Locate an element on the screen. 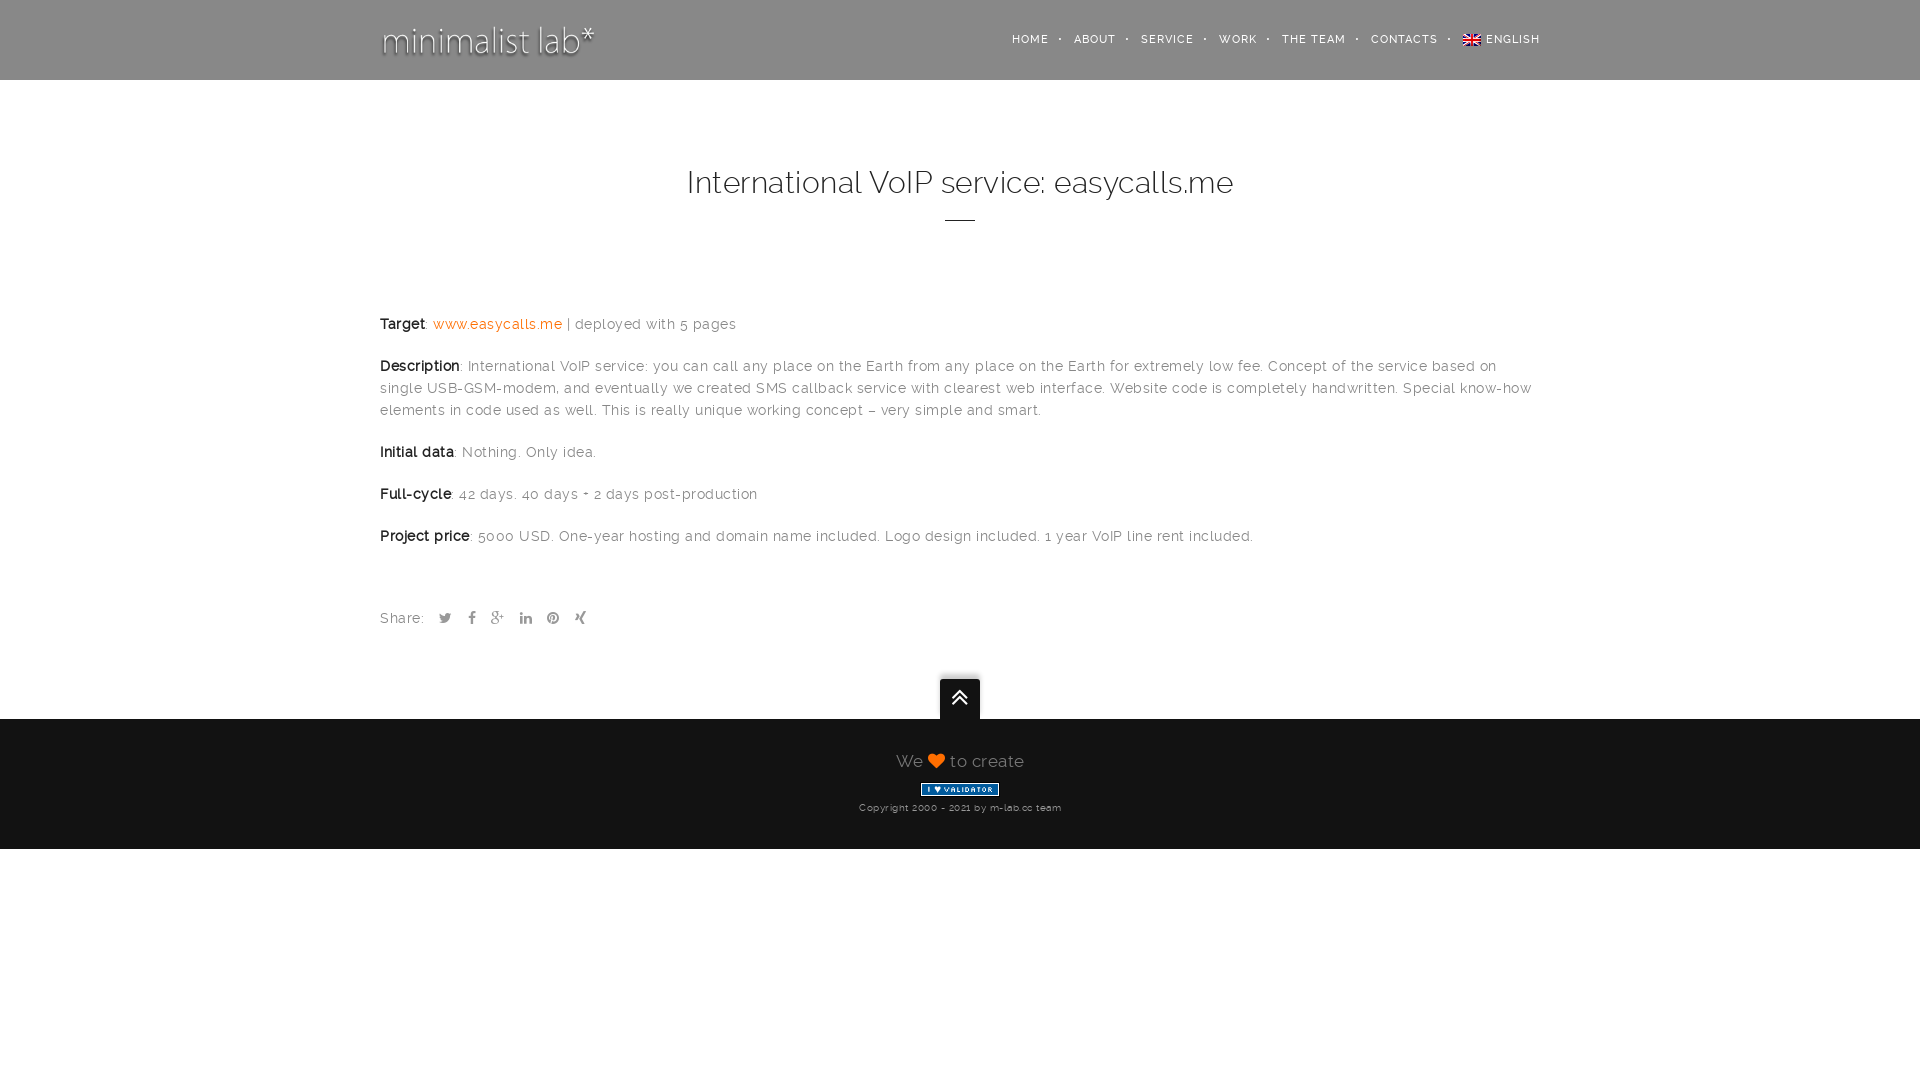 This screenshot has width=1920, height=1080. 'www.easycalls.me' is located at coordinates (431, 323).